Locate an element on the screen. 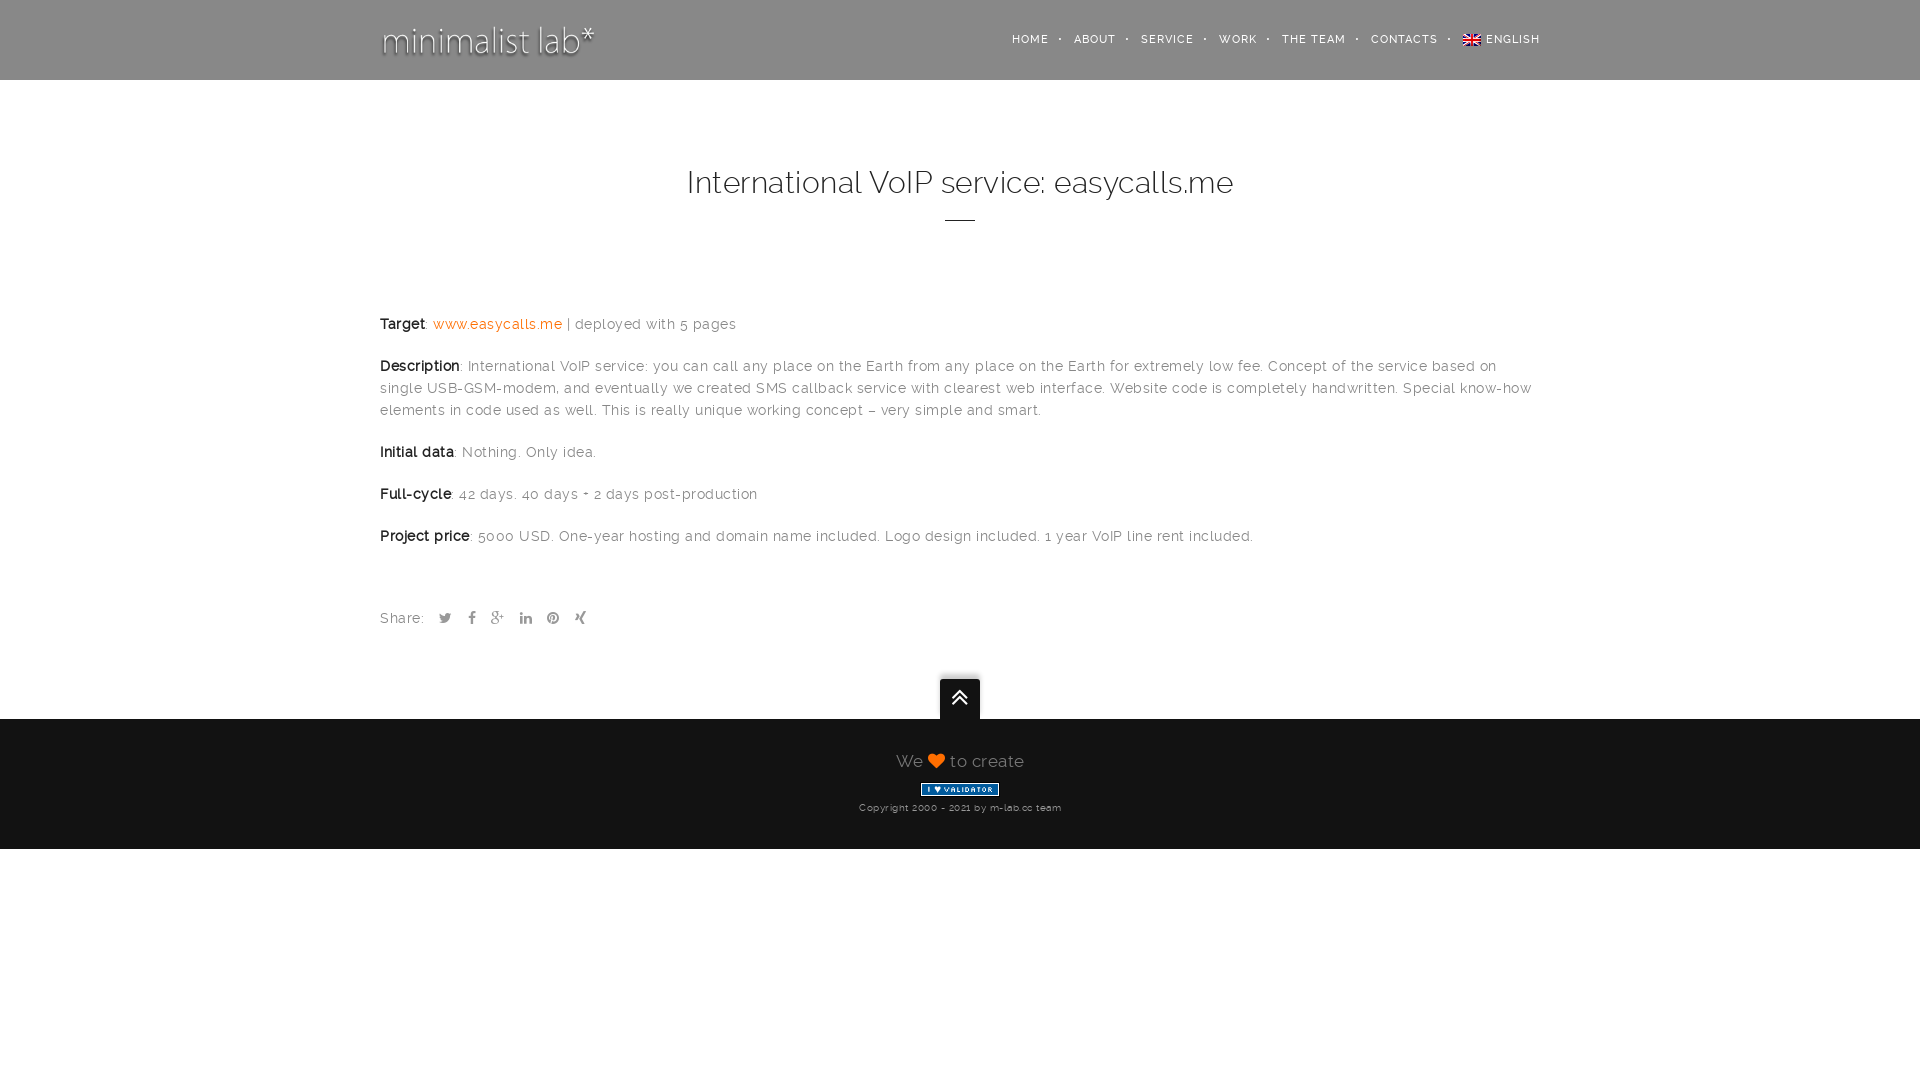 This screenshot has width=1920, height=1080. 'www.easycalls.me' is located at coordinates (431, 323).